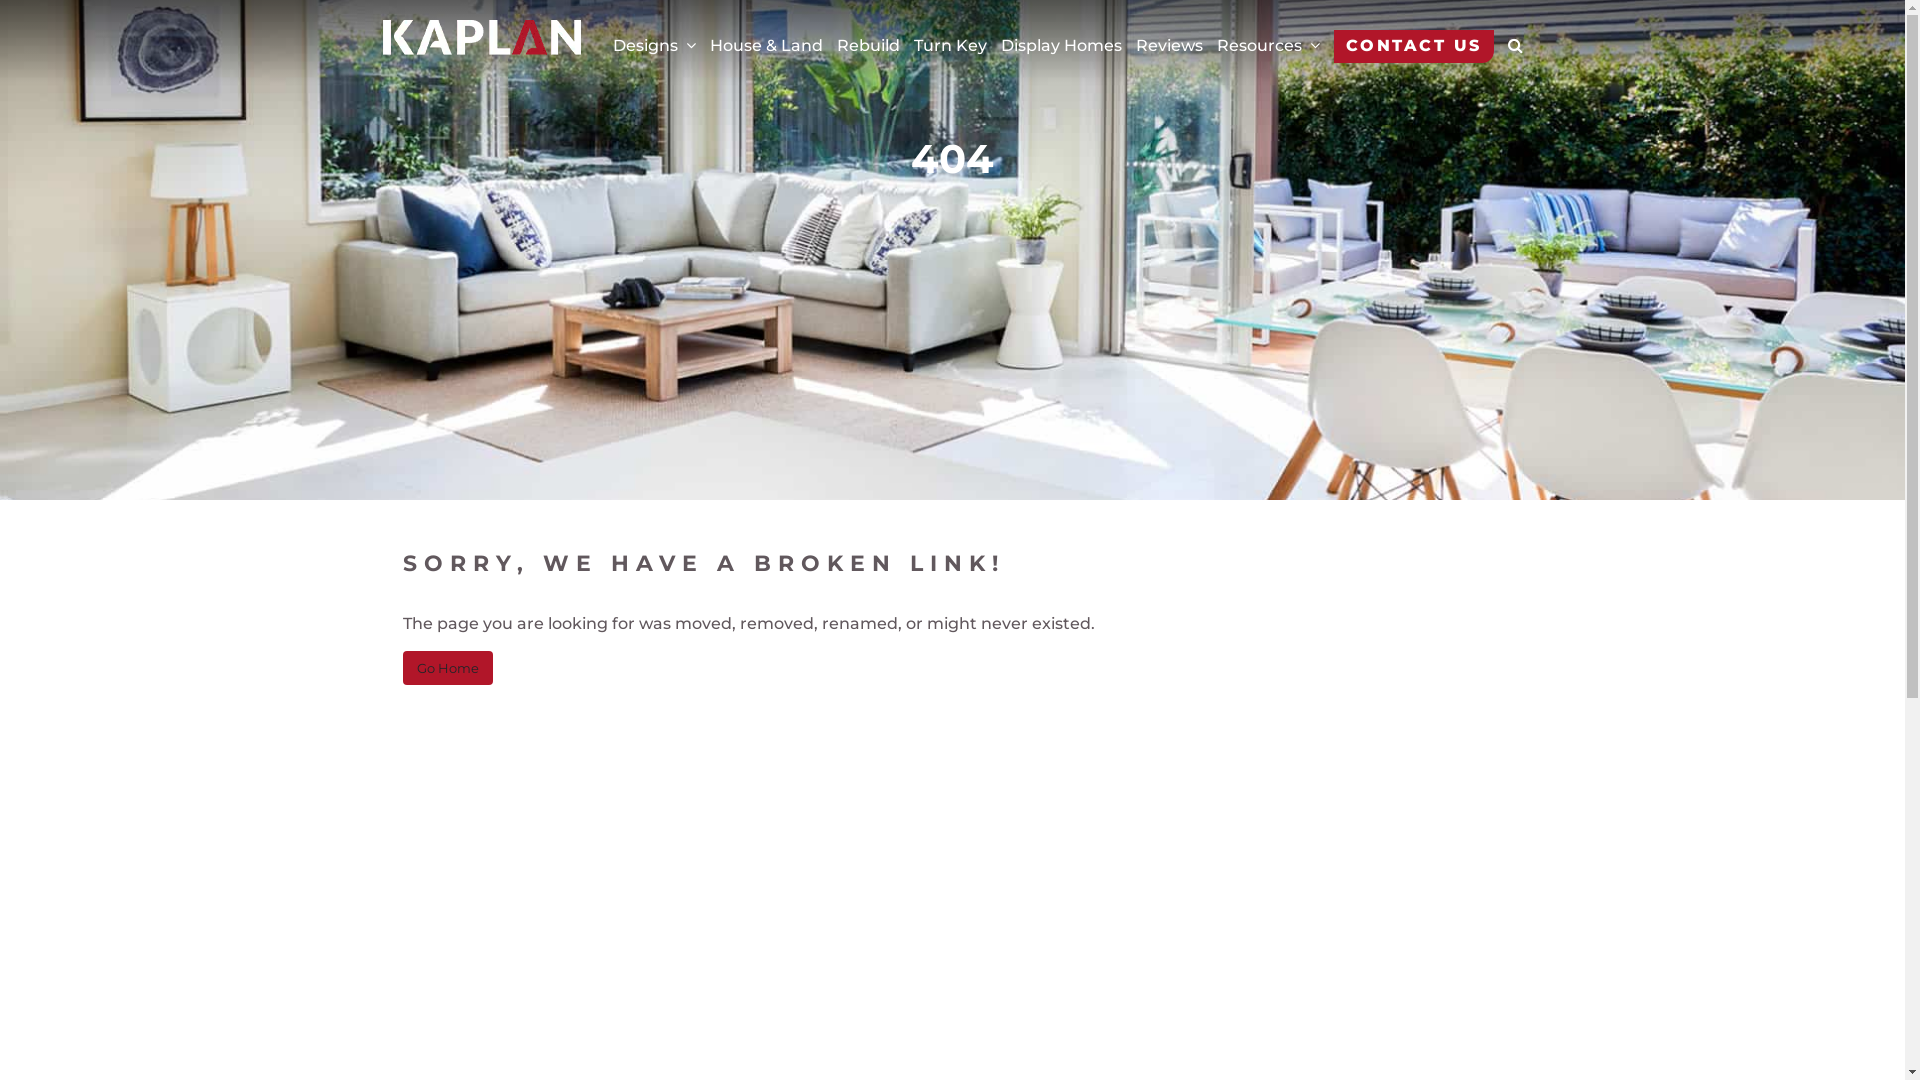  What do you see at coordinates (1476, 49) in the screenshot?
I see `'Search'` at bounding box center [1476, 49].